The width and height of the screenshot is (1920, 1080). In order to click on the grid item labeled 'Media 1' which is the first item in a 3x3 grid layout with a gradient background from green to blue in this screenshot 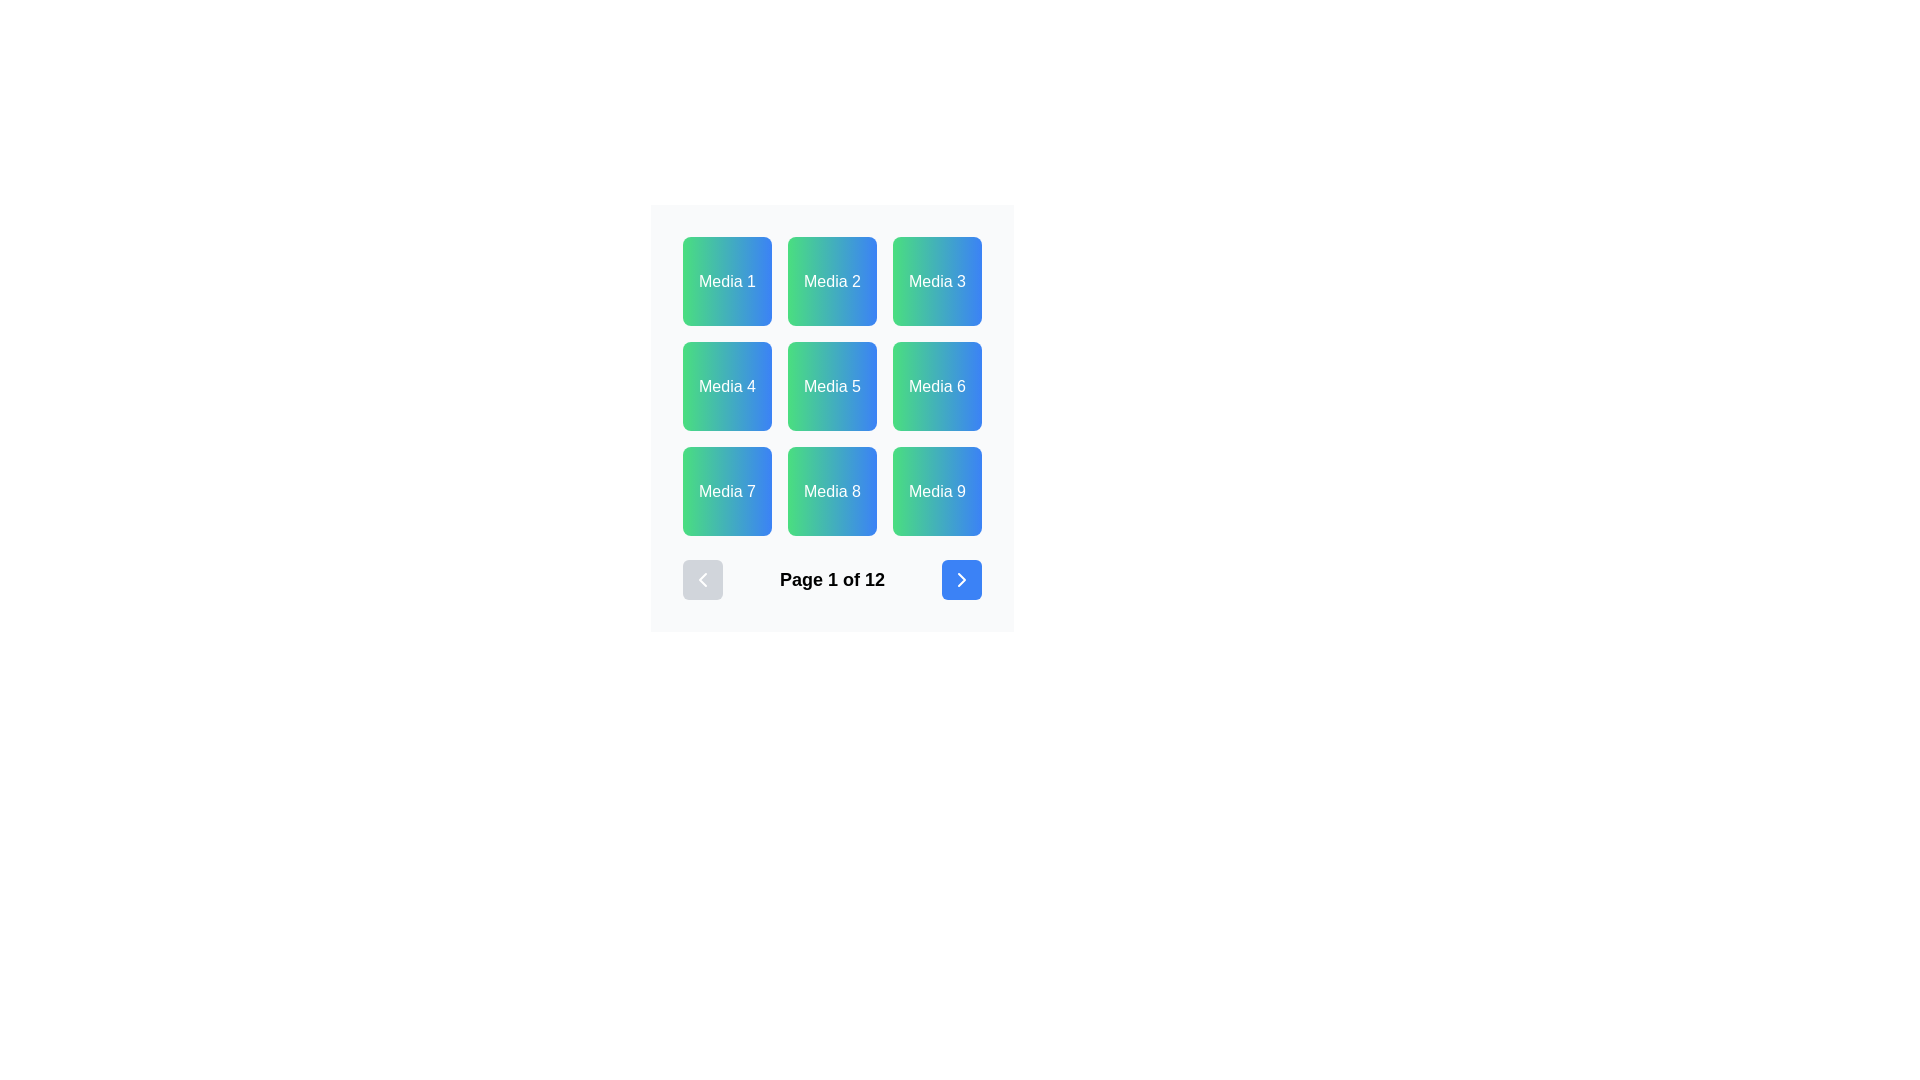, I will do `click(726, 281)`.